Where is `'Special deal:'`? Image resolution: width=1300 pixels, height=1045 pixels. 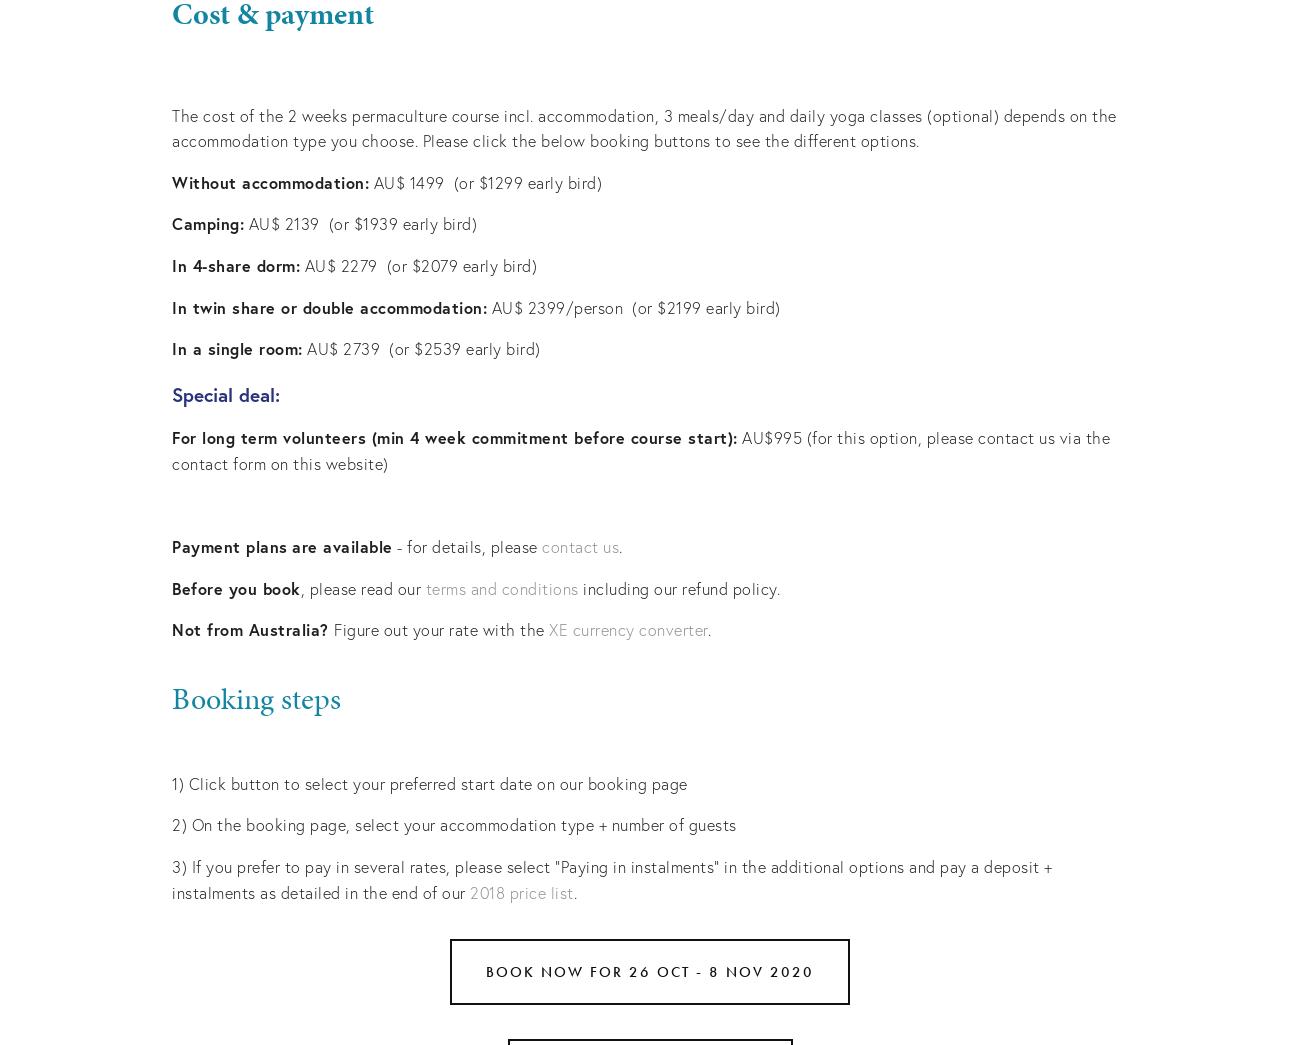
'Special deal:' is located at coordinates (224, 392).